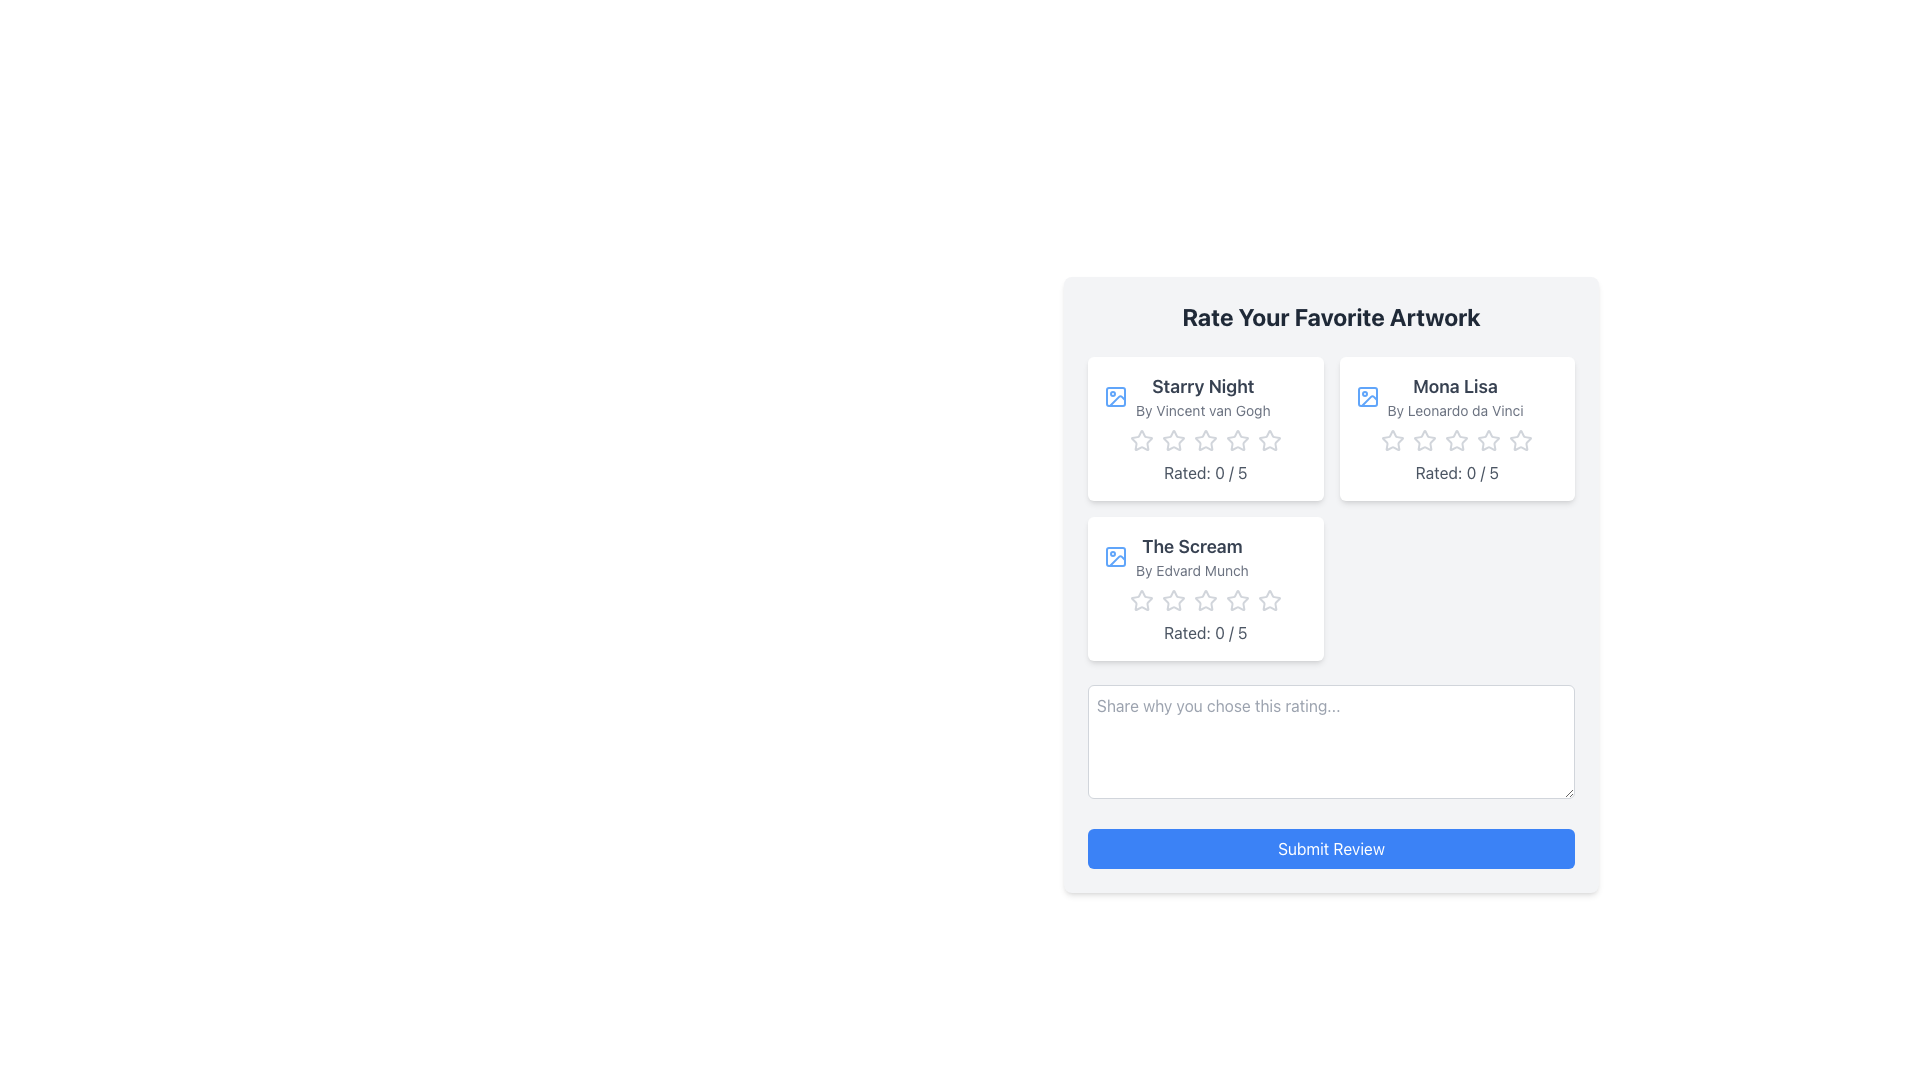 This screenshot has height=1080, width=1920. I want to click on the text label indicating the name and creator of the artwork, so click(1202, 397).